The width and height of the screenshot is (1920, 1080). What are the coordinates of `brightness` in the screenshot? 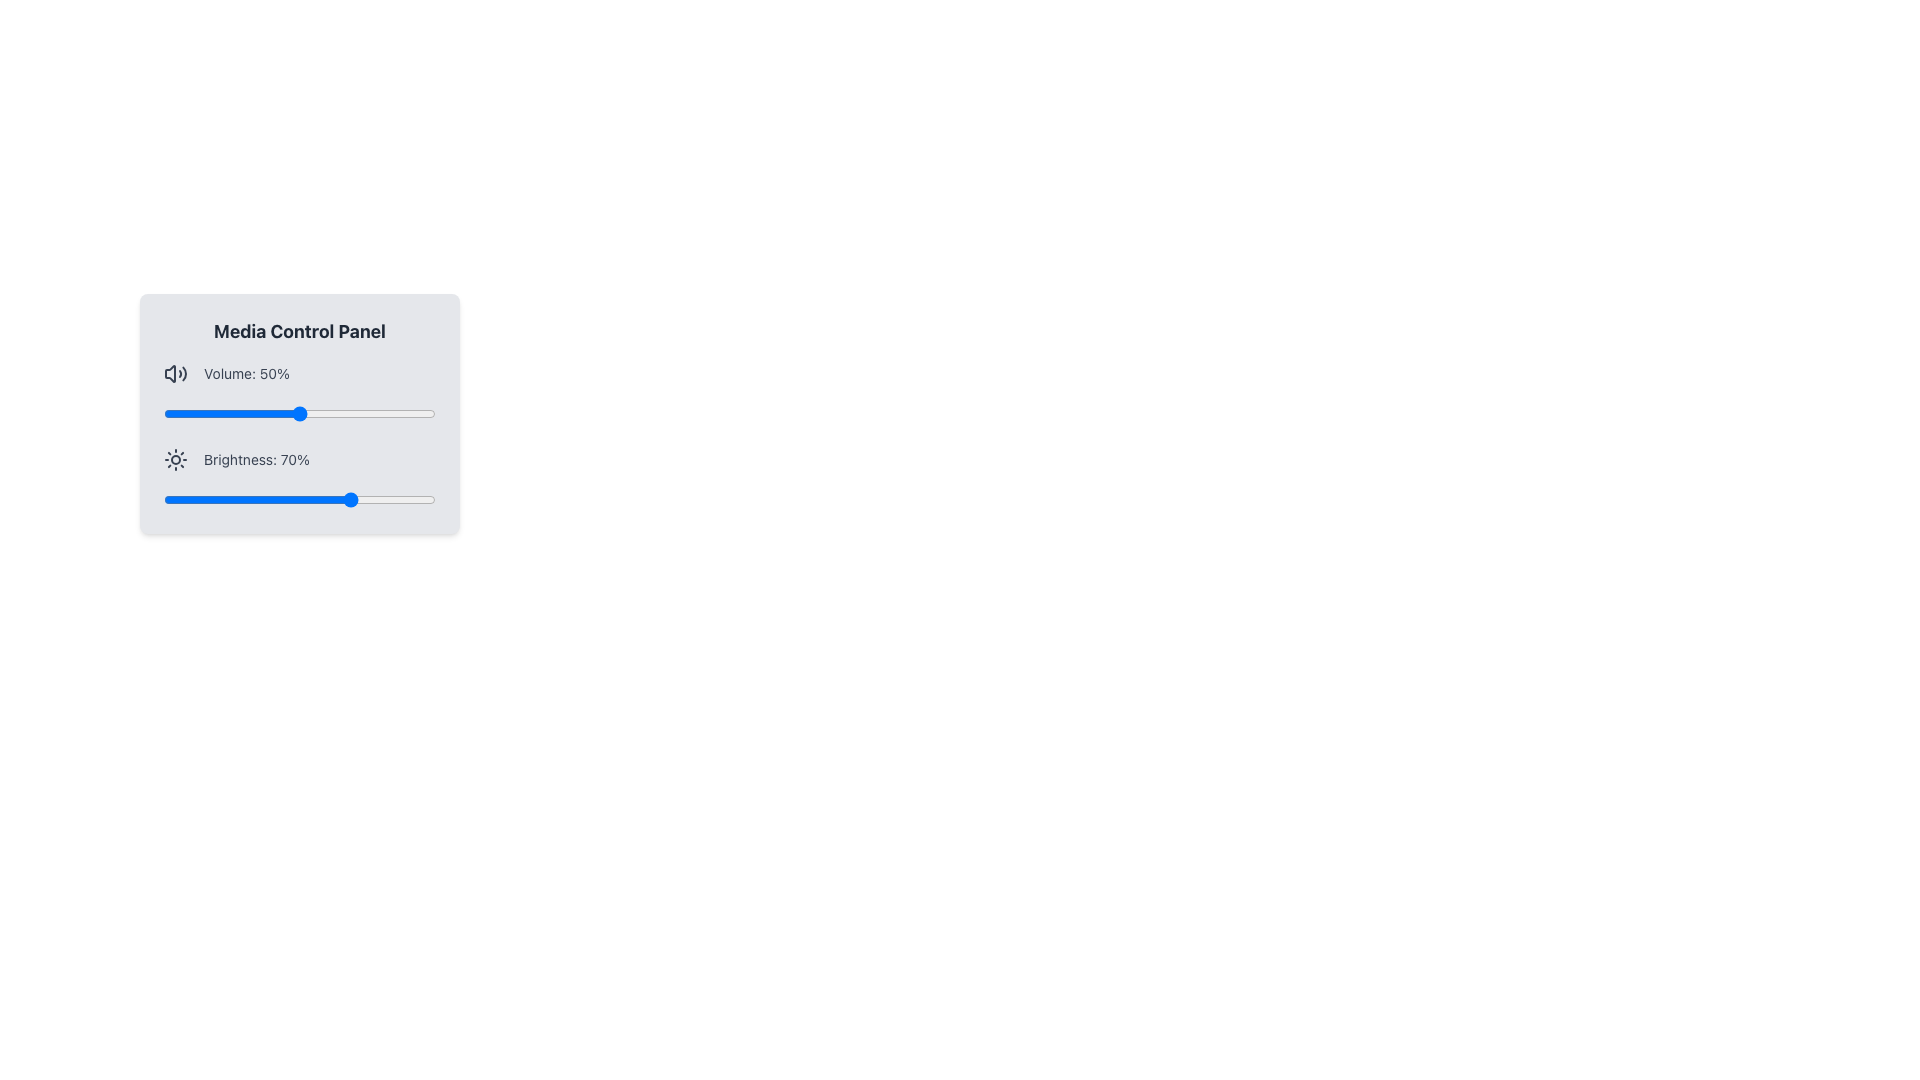 It's located at (426, 499).